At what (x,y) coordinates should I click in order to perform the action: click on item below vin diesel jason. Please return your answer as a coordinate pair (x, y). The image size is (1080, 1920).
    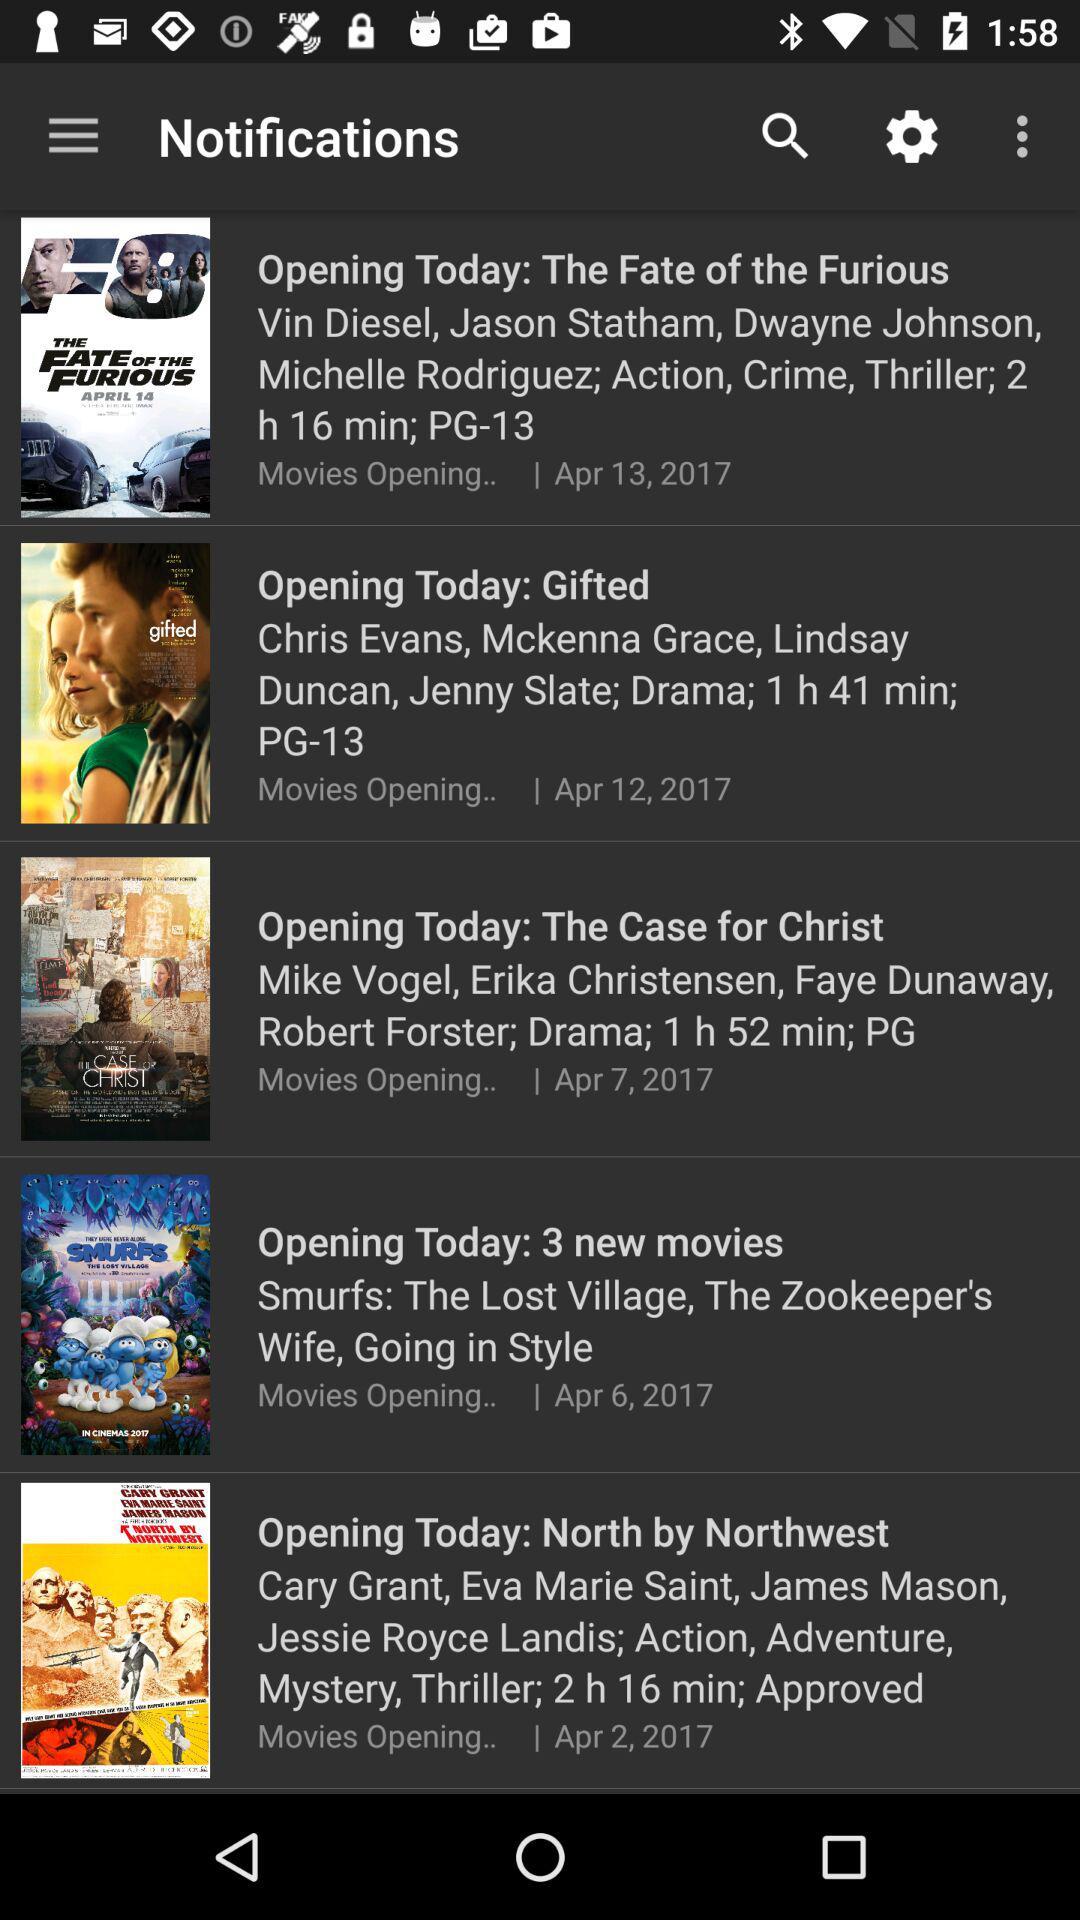
    Looking at the image, I should click on (535, 471).